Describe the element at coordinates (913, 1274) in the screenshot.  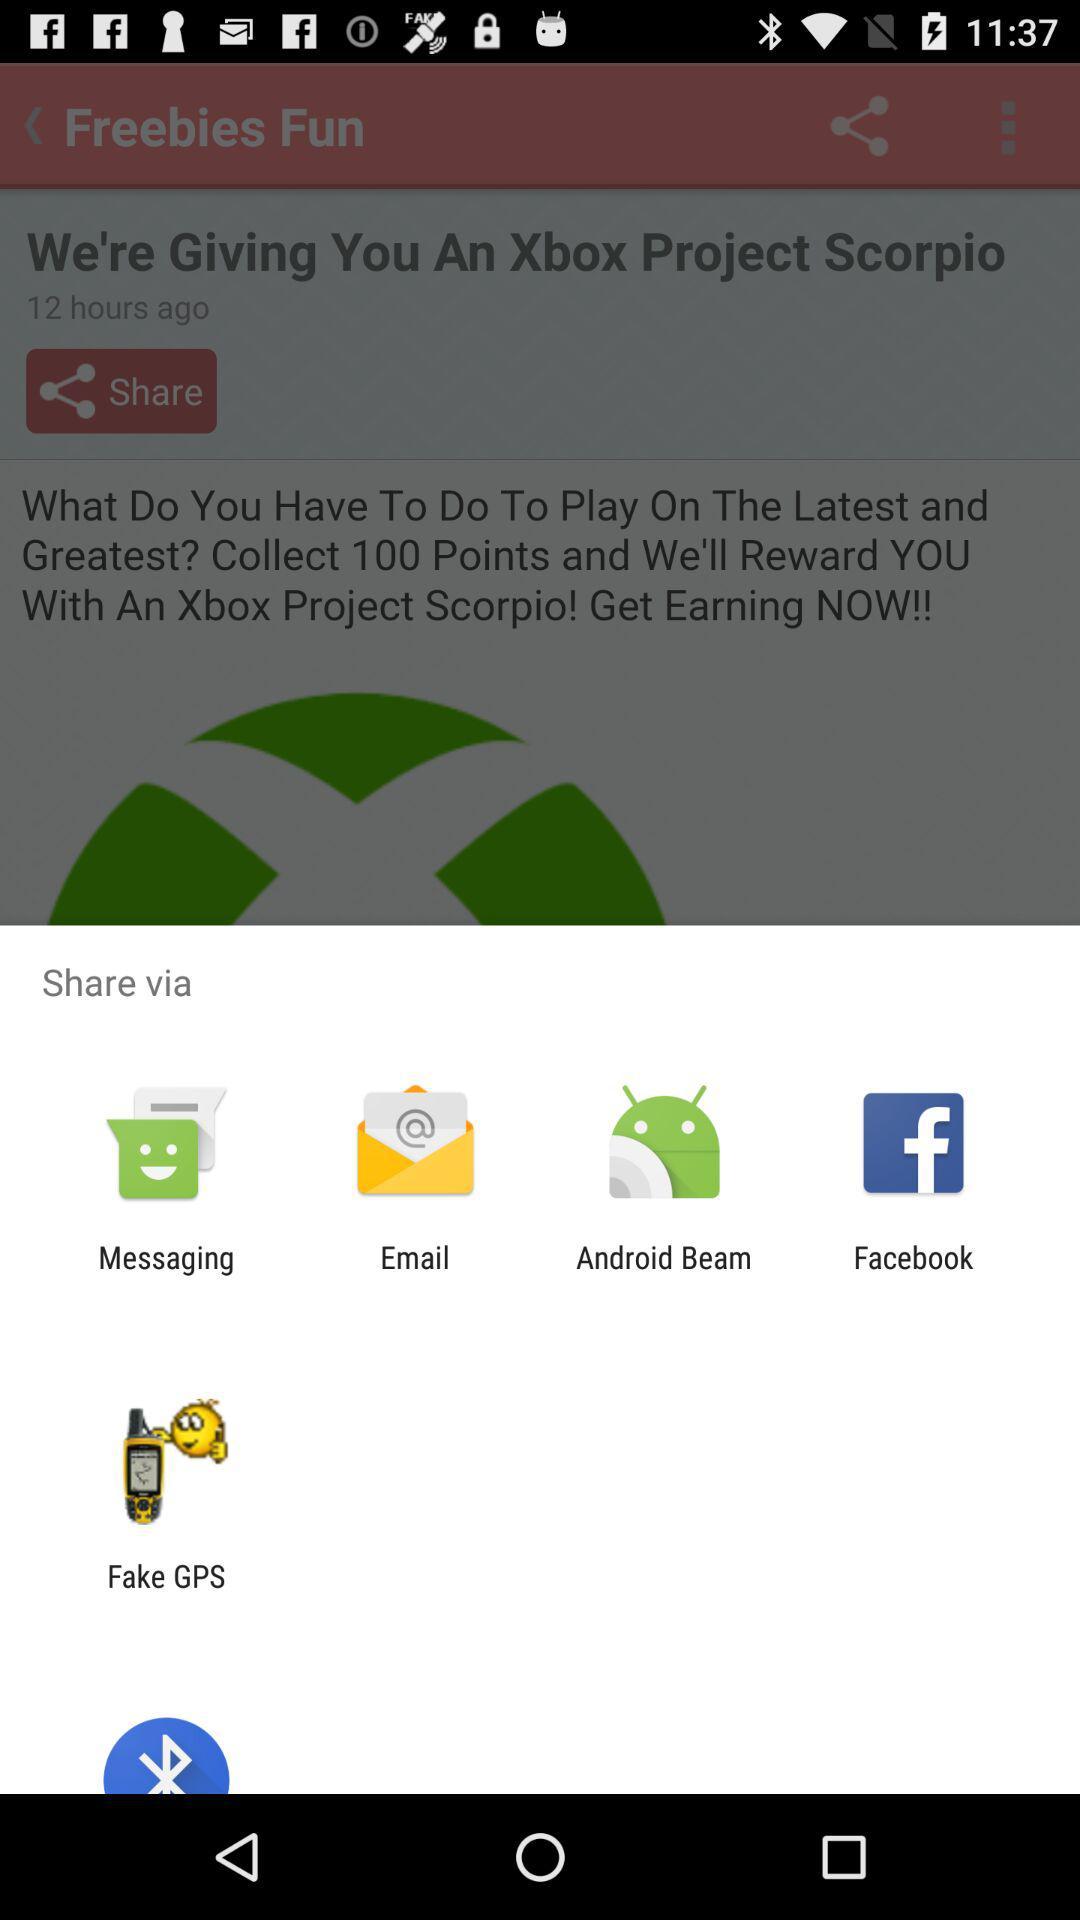
I see `the app next to android beam app` at that location.